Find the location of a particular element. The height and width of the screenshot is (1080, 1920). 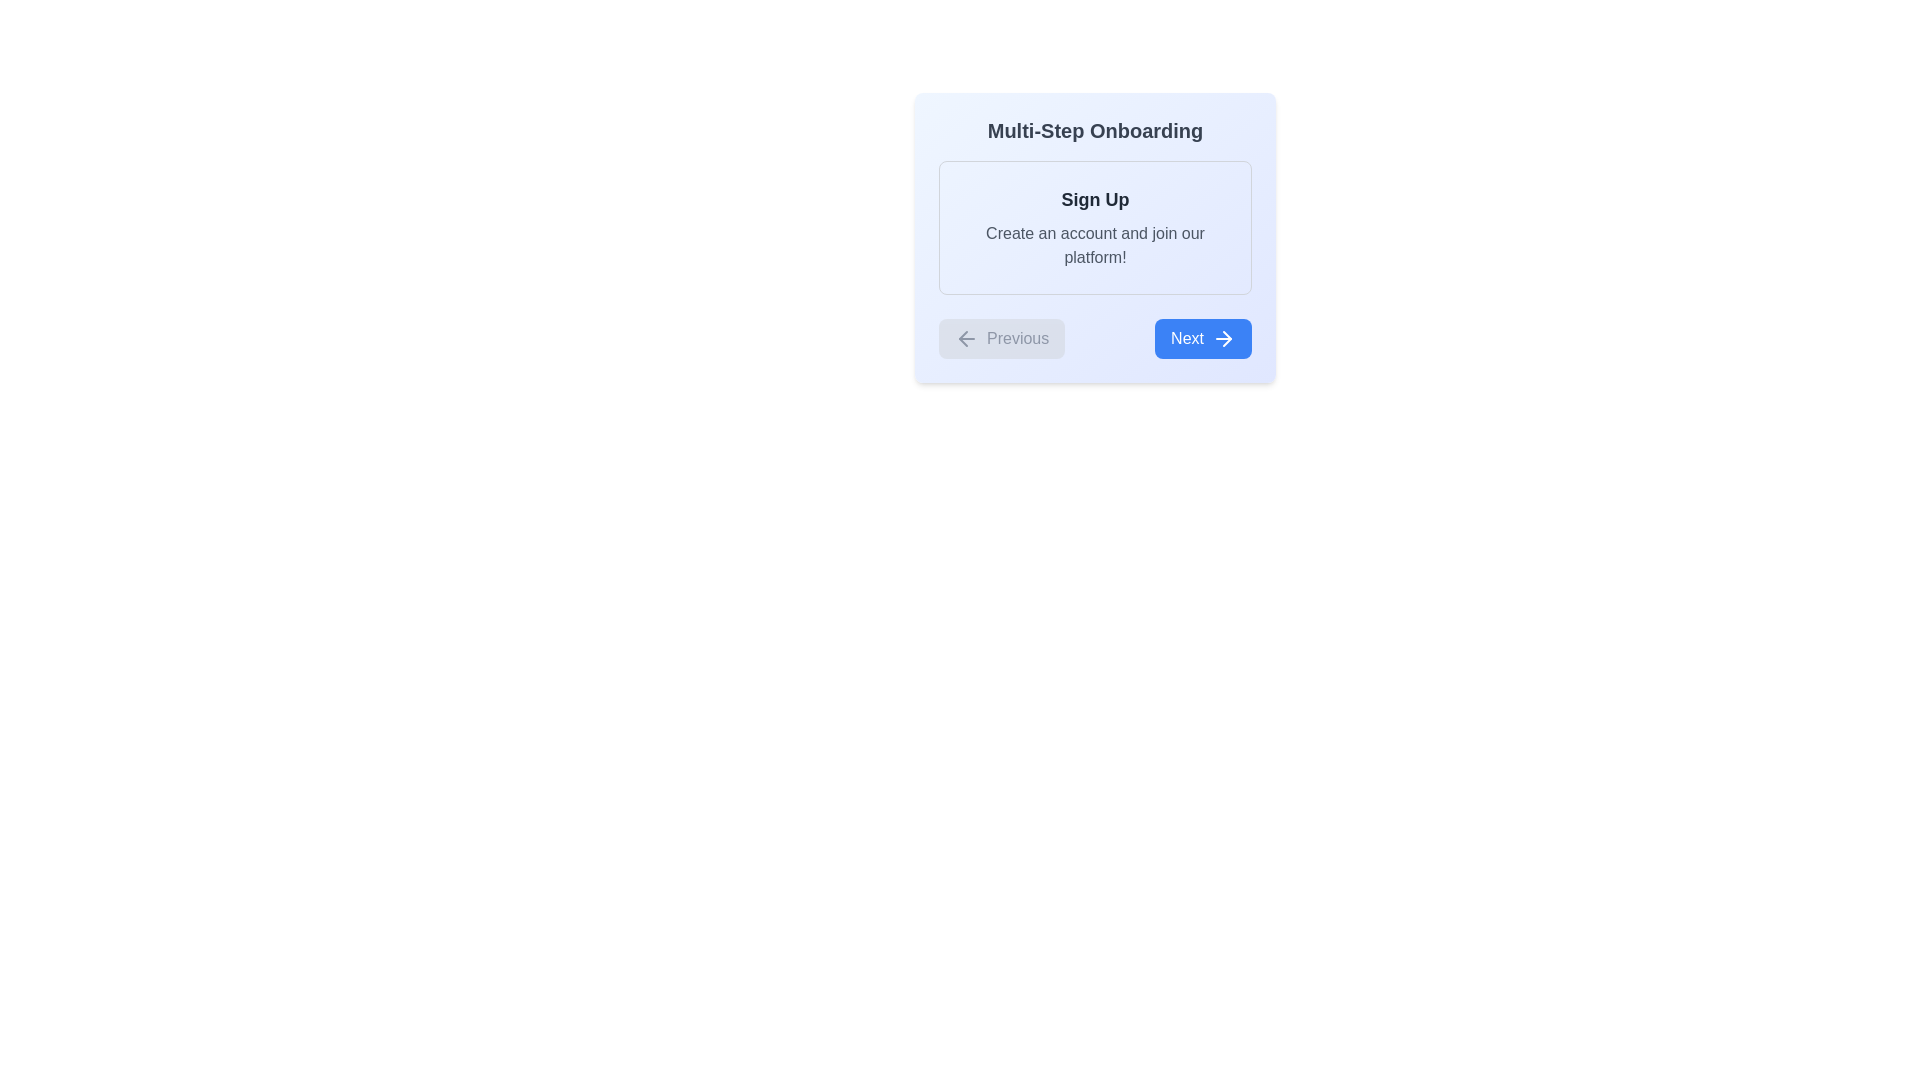

the text label that says 'Create an account and join our platform!' which is positioned below the 'Sign Up' heading within a bordered card-like structure is located at coordinates (1094, 245).